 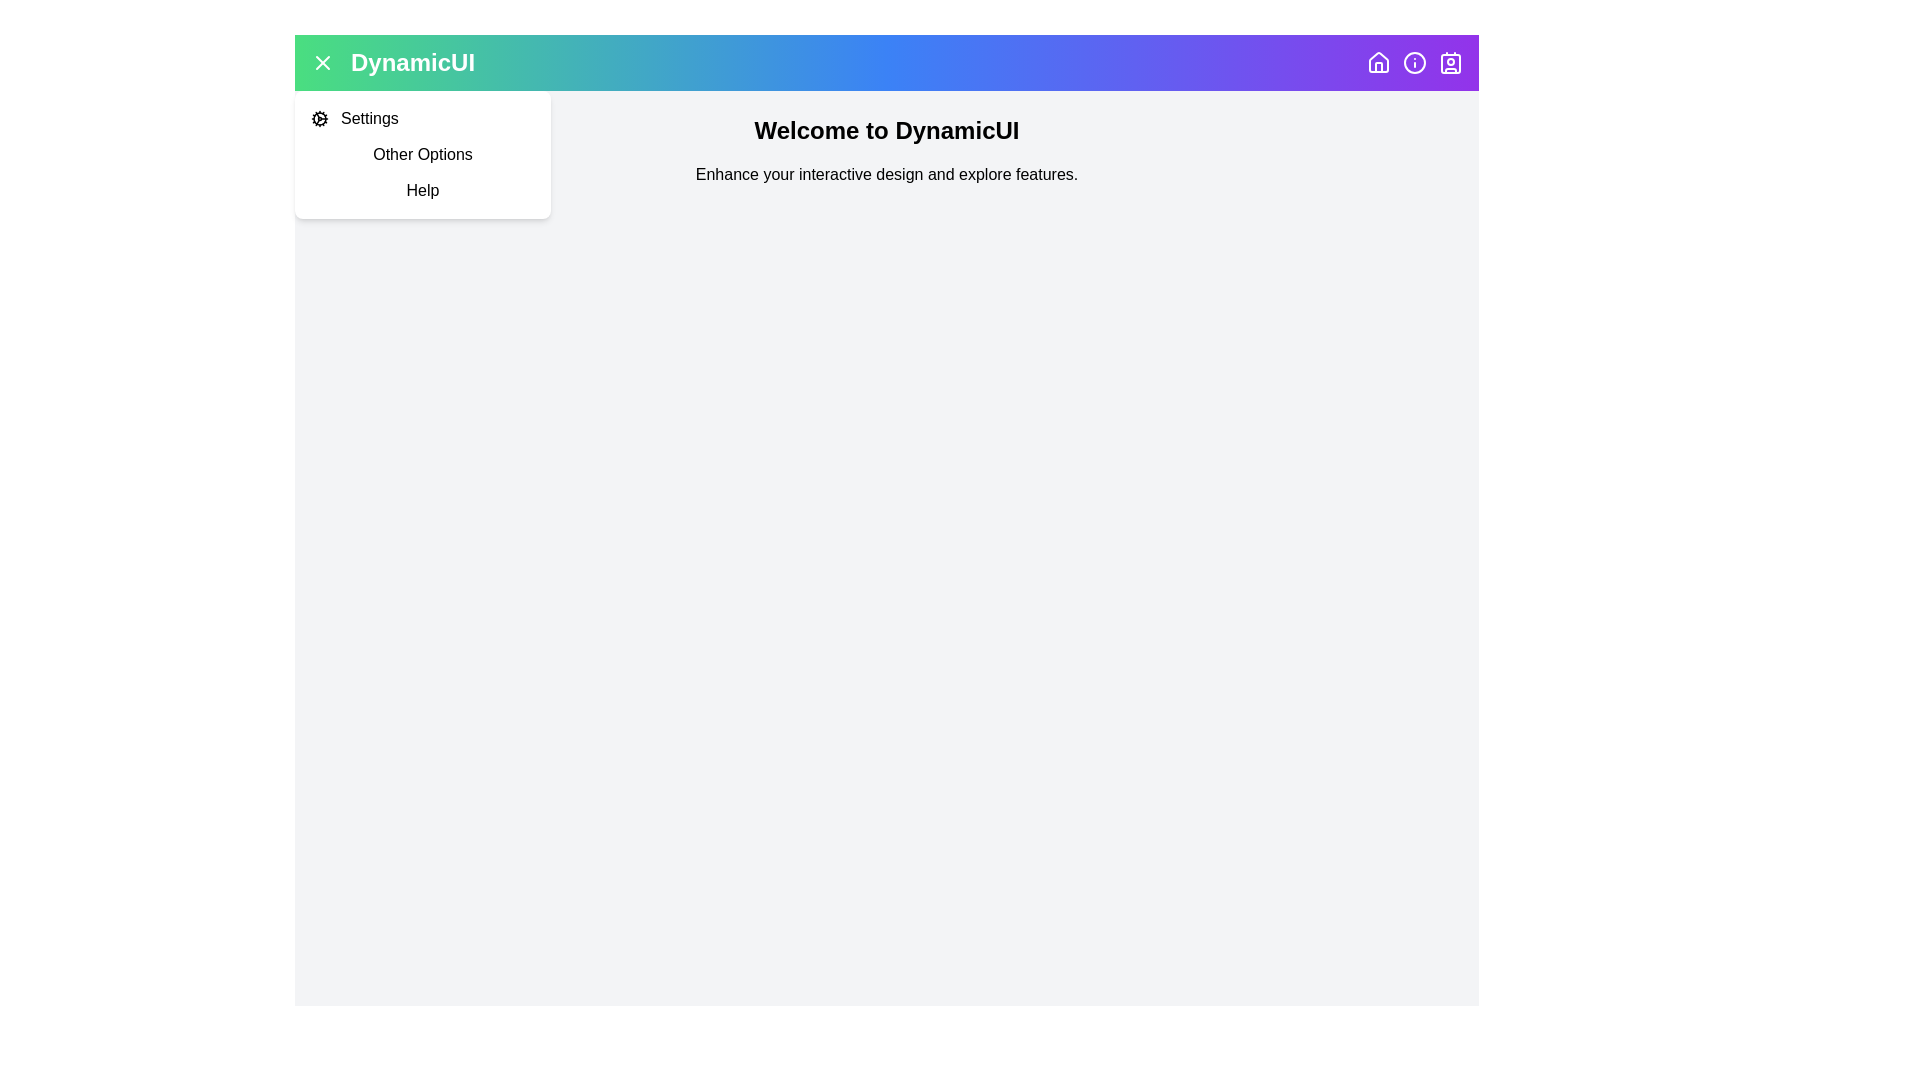 I want to click on the settings icon located to the left of the 'Settings' text in the dropdown menu, so click(x=320, y=119).